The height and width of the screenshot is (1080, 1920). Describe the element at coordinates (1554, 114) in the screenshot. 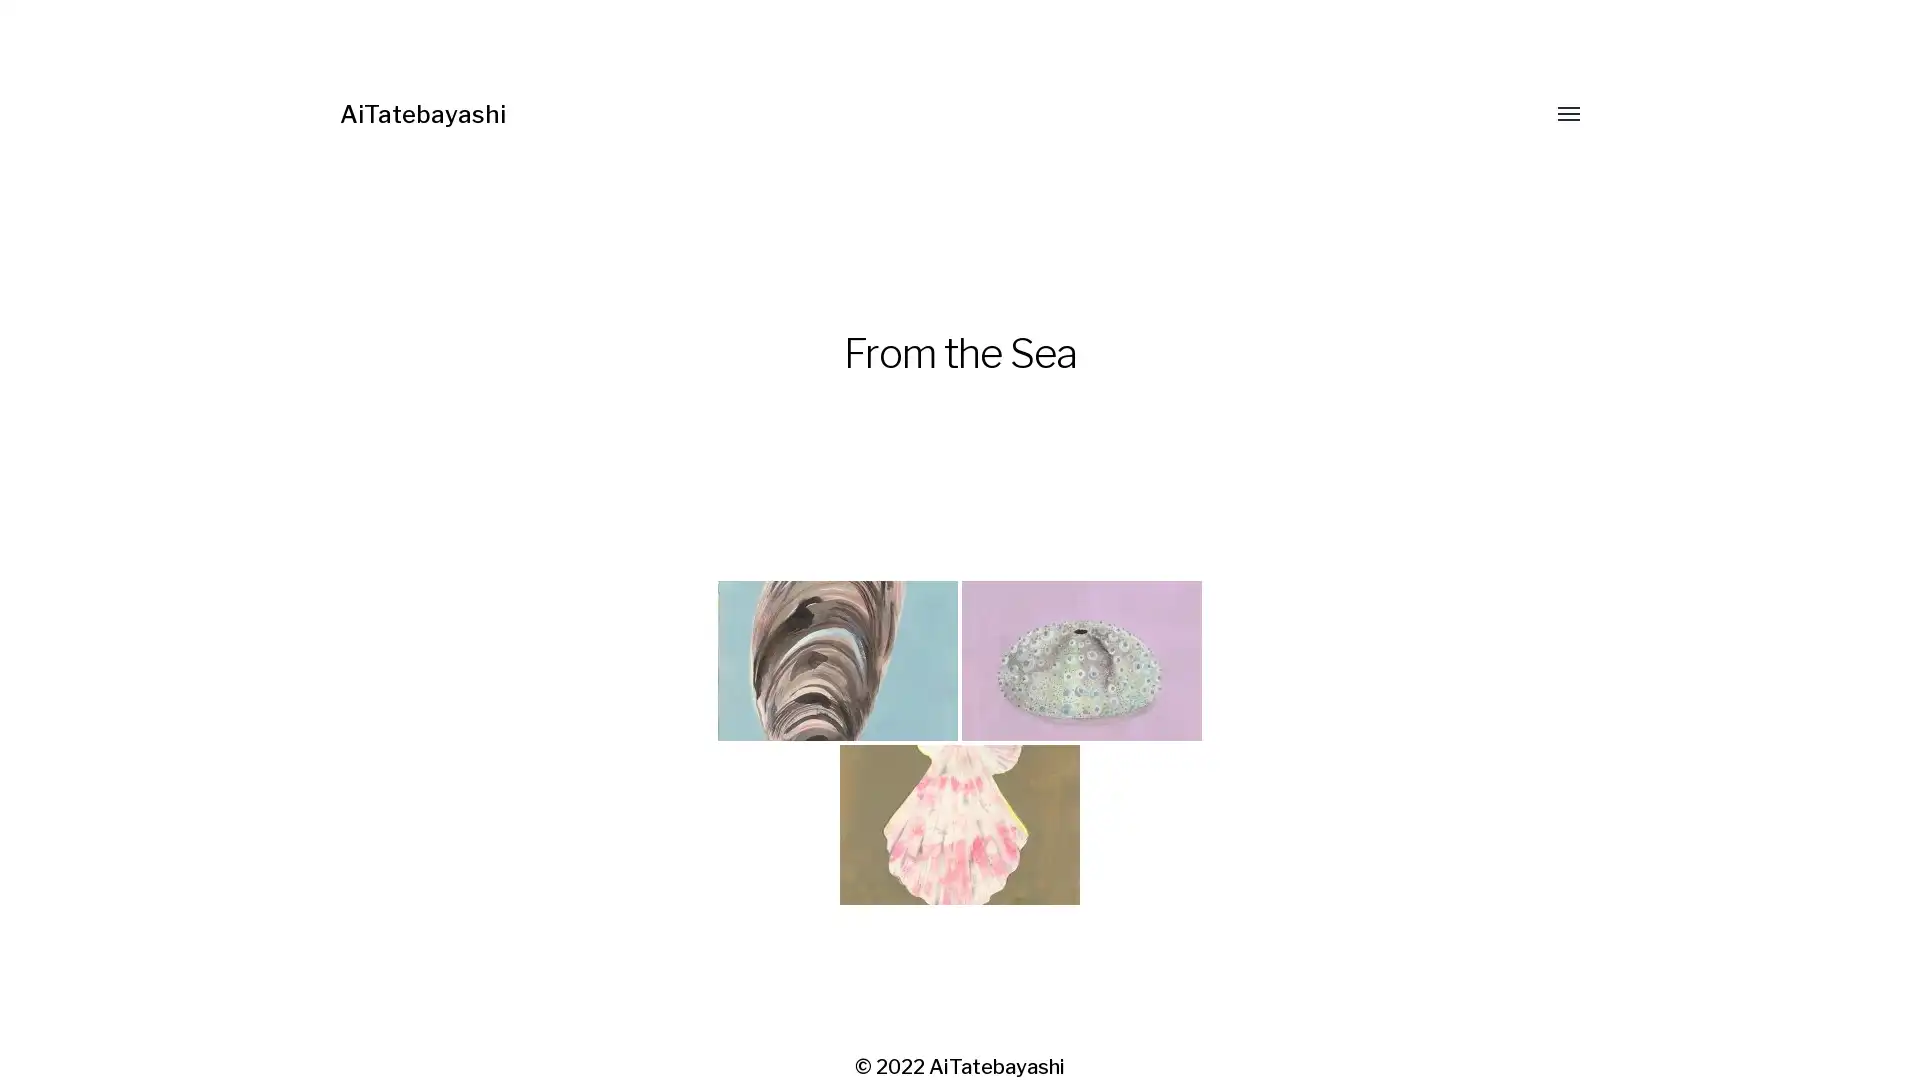

I see `Toggle menu` at that location.